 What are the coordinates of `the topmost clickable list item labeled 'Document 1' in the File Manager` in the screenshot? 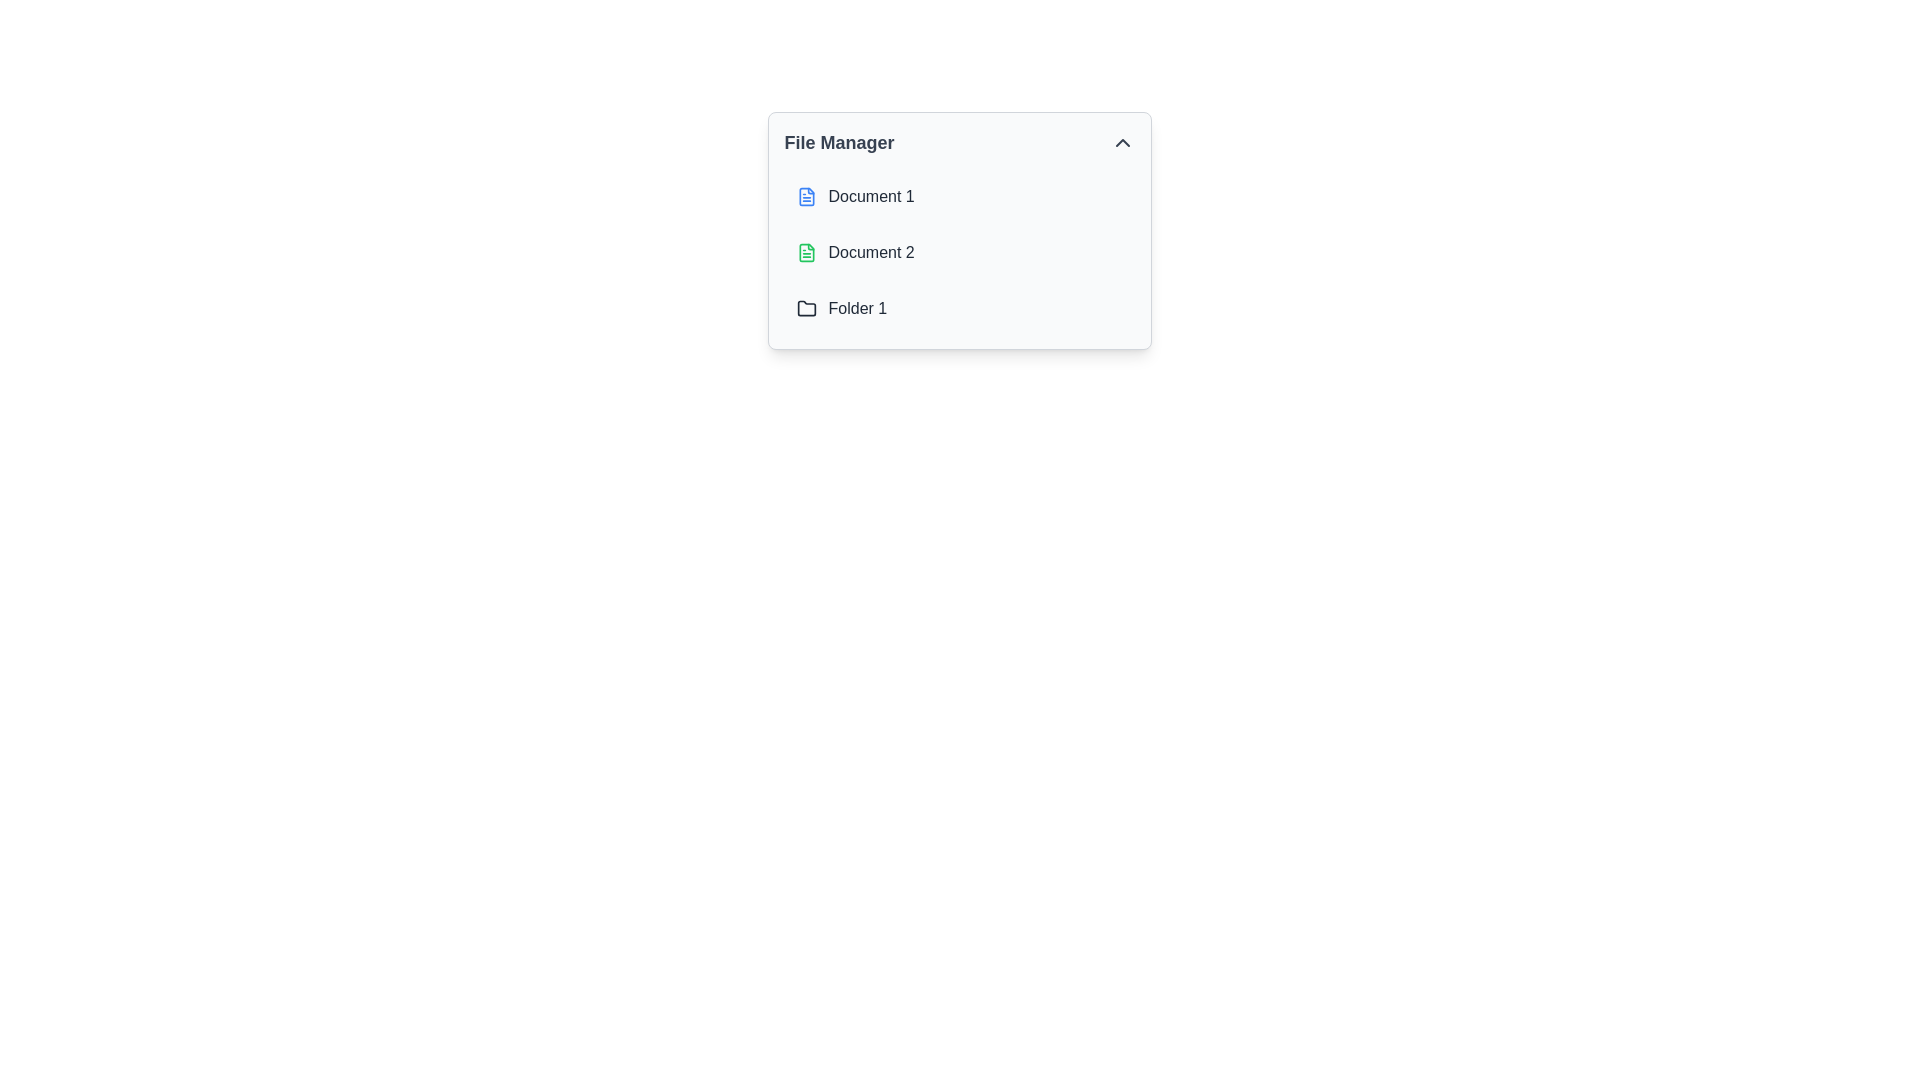 It's located at (958, 196).